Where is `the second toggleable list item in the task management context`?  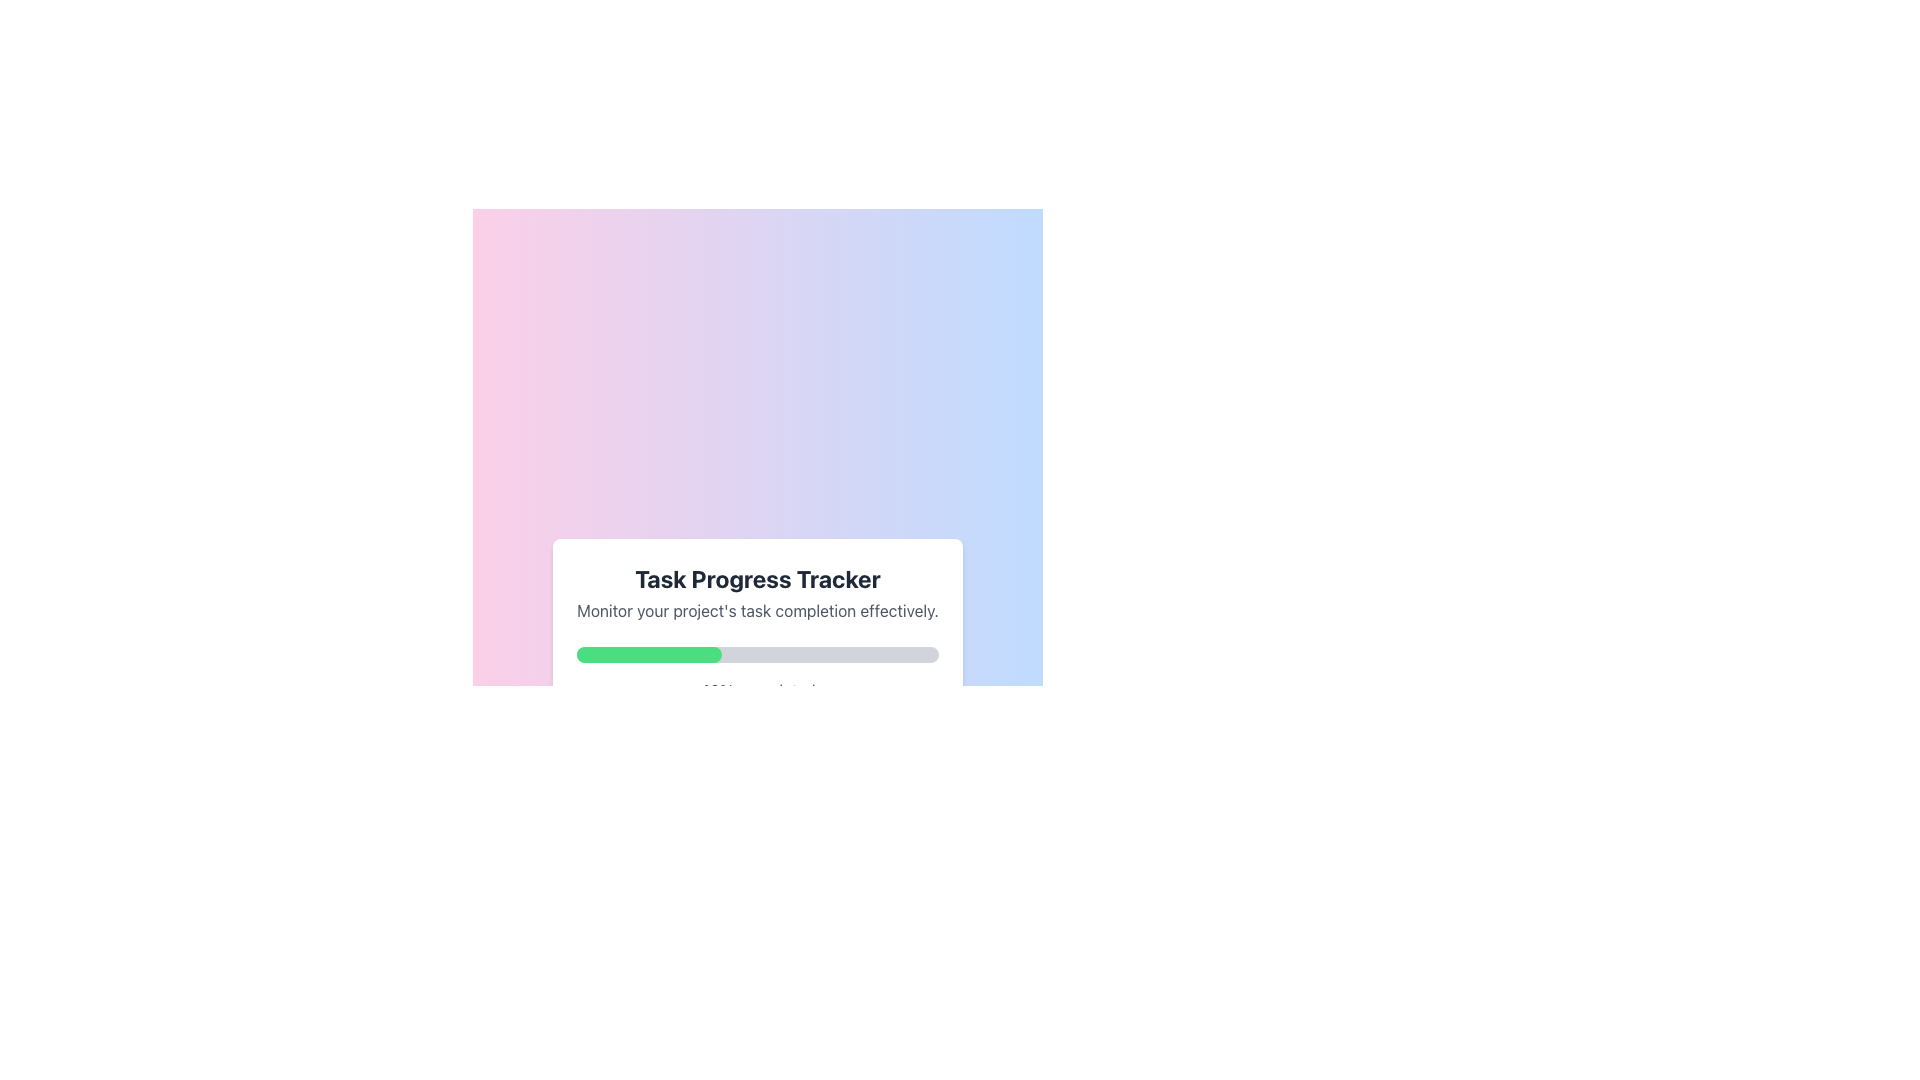
the second toggleable list item in the task management context is located at coordinates (757, 797).